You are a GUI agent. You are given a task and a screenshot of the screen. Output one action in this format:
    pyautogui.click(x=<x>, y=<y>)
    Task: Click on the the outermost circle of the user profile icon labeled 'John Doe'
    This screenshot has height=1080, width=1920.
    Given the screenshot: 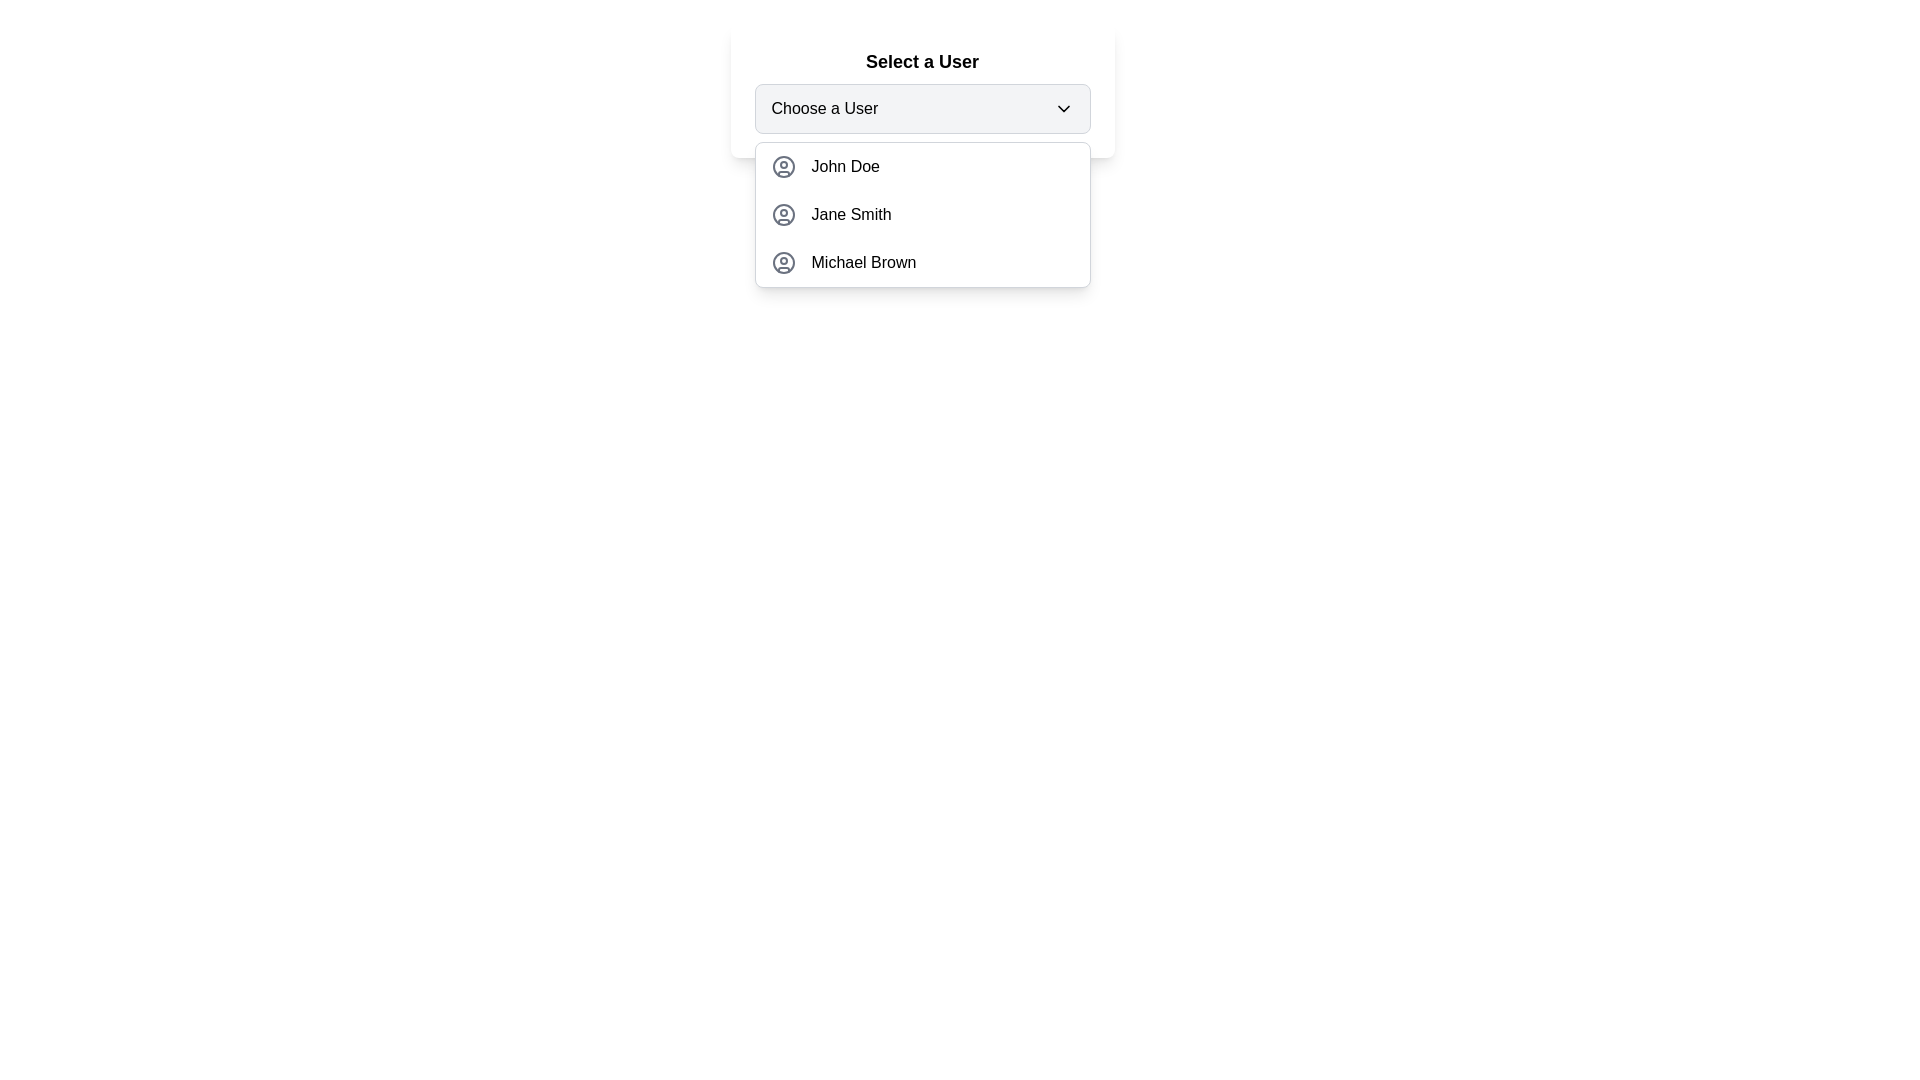 What is the action you would take?
    pyautogui.click(x=782, y=165)
    